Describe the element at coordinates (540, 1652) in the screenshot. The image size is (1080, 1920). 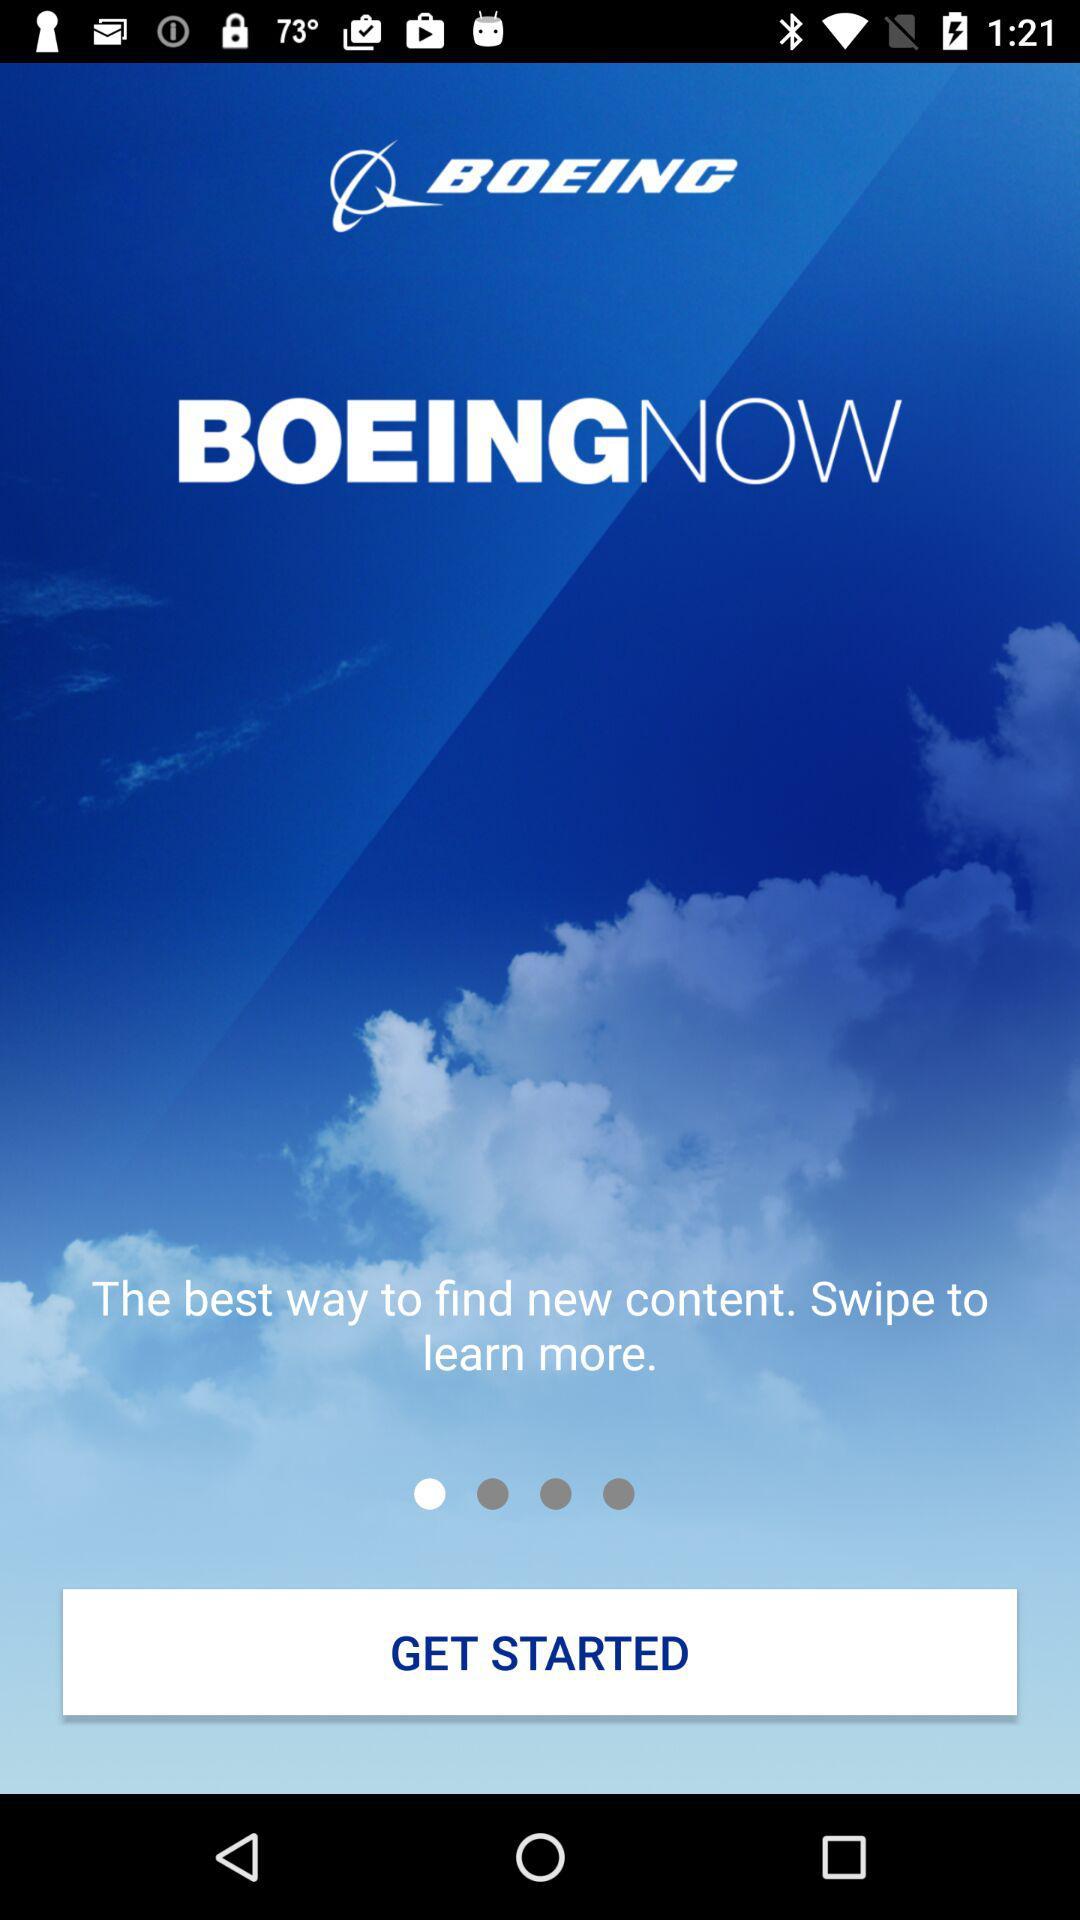
I see `the get started icon` at that location.